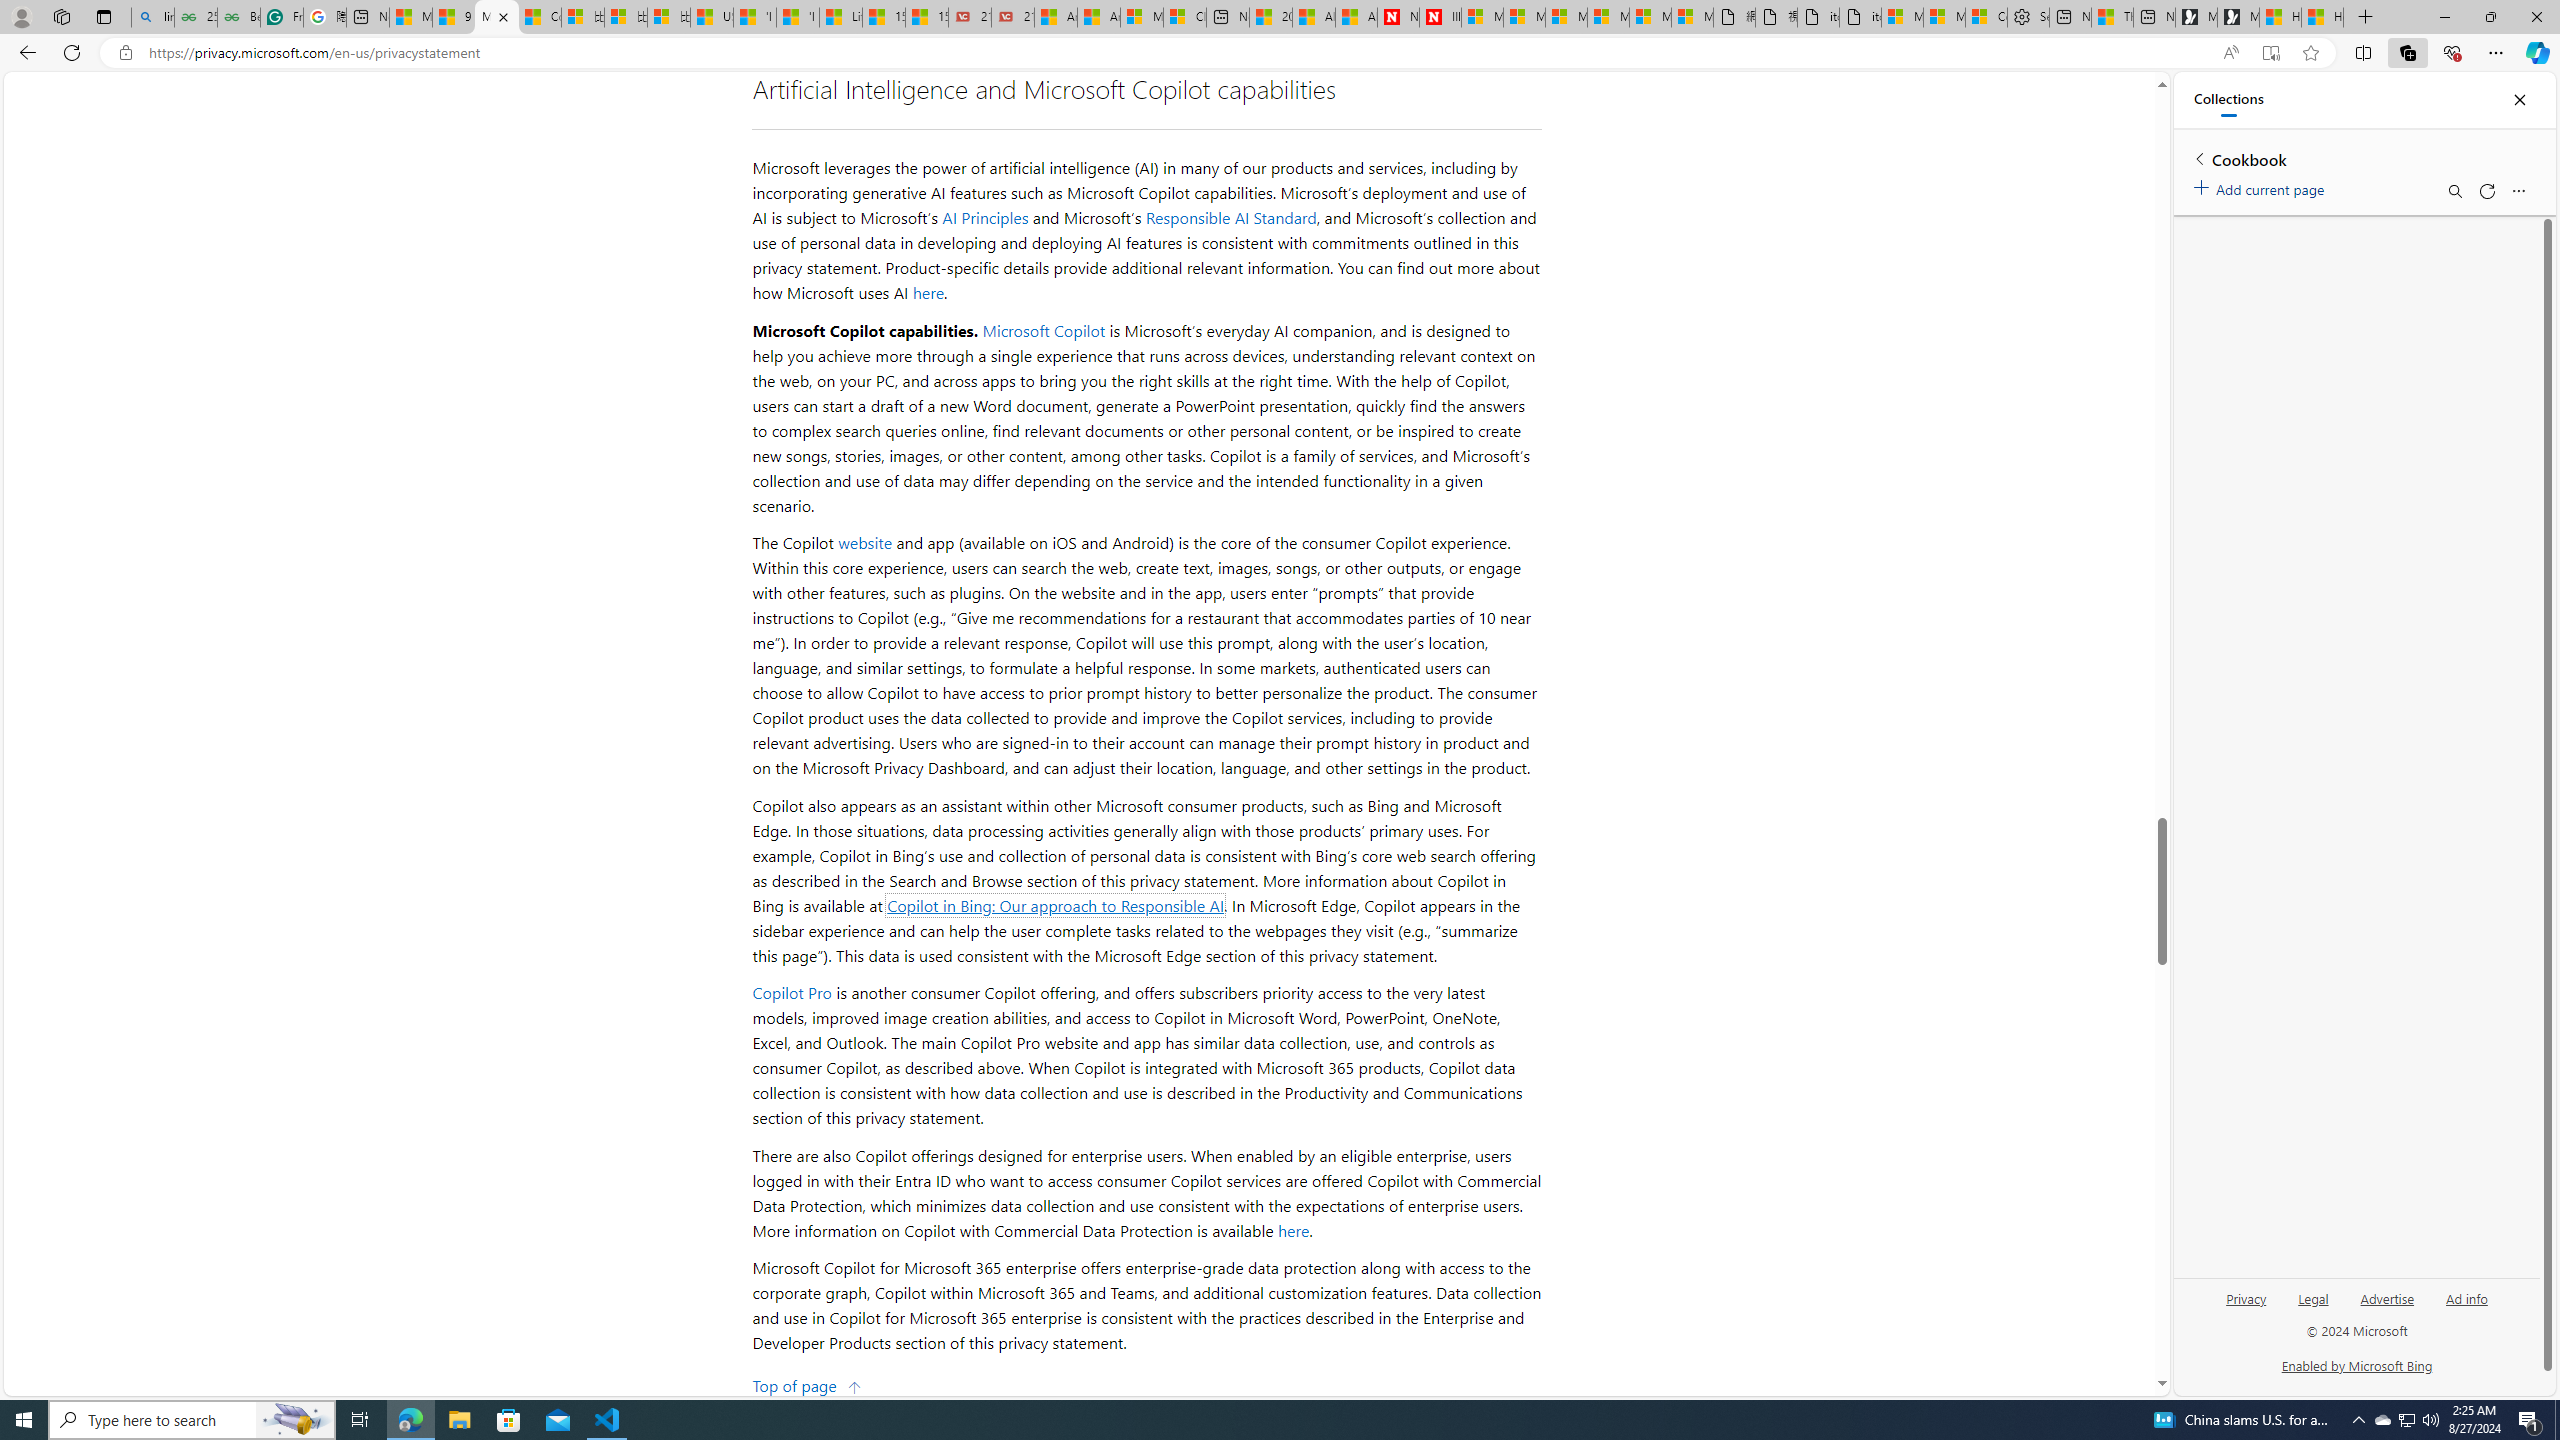 This screenshot has height=1440, width=2560. Describe the element at coordinates (2112, 16) in the screenshot. I see `'Three Ways To Stop Sweating So Much'` at that location.